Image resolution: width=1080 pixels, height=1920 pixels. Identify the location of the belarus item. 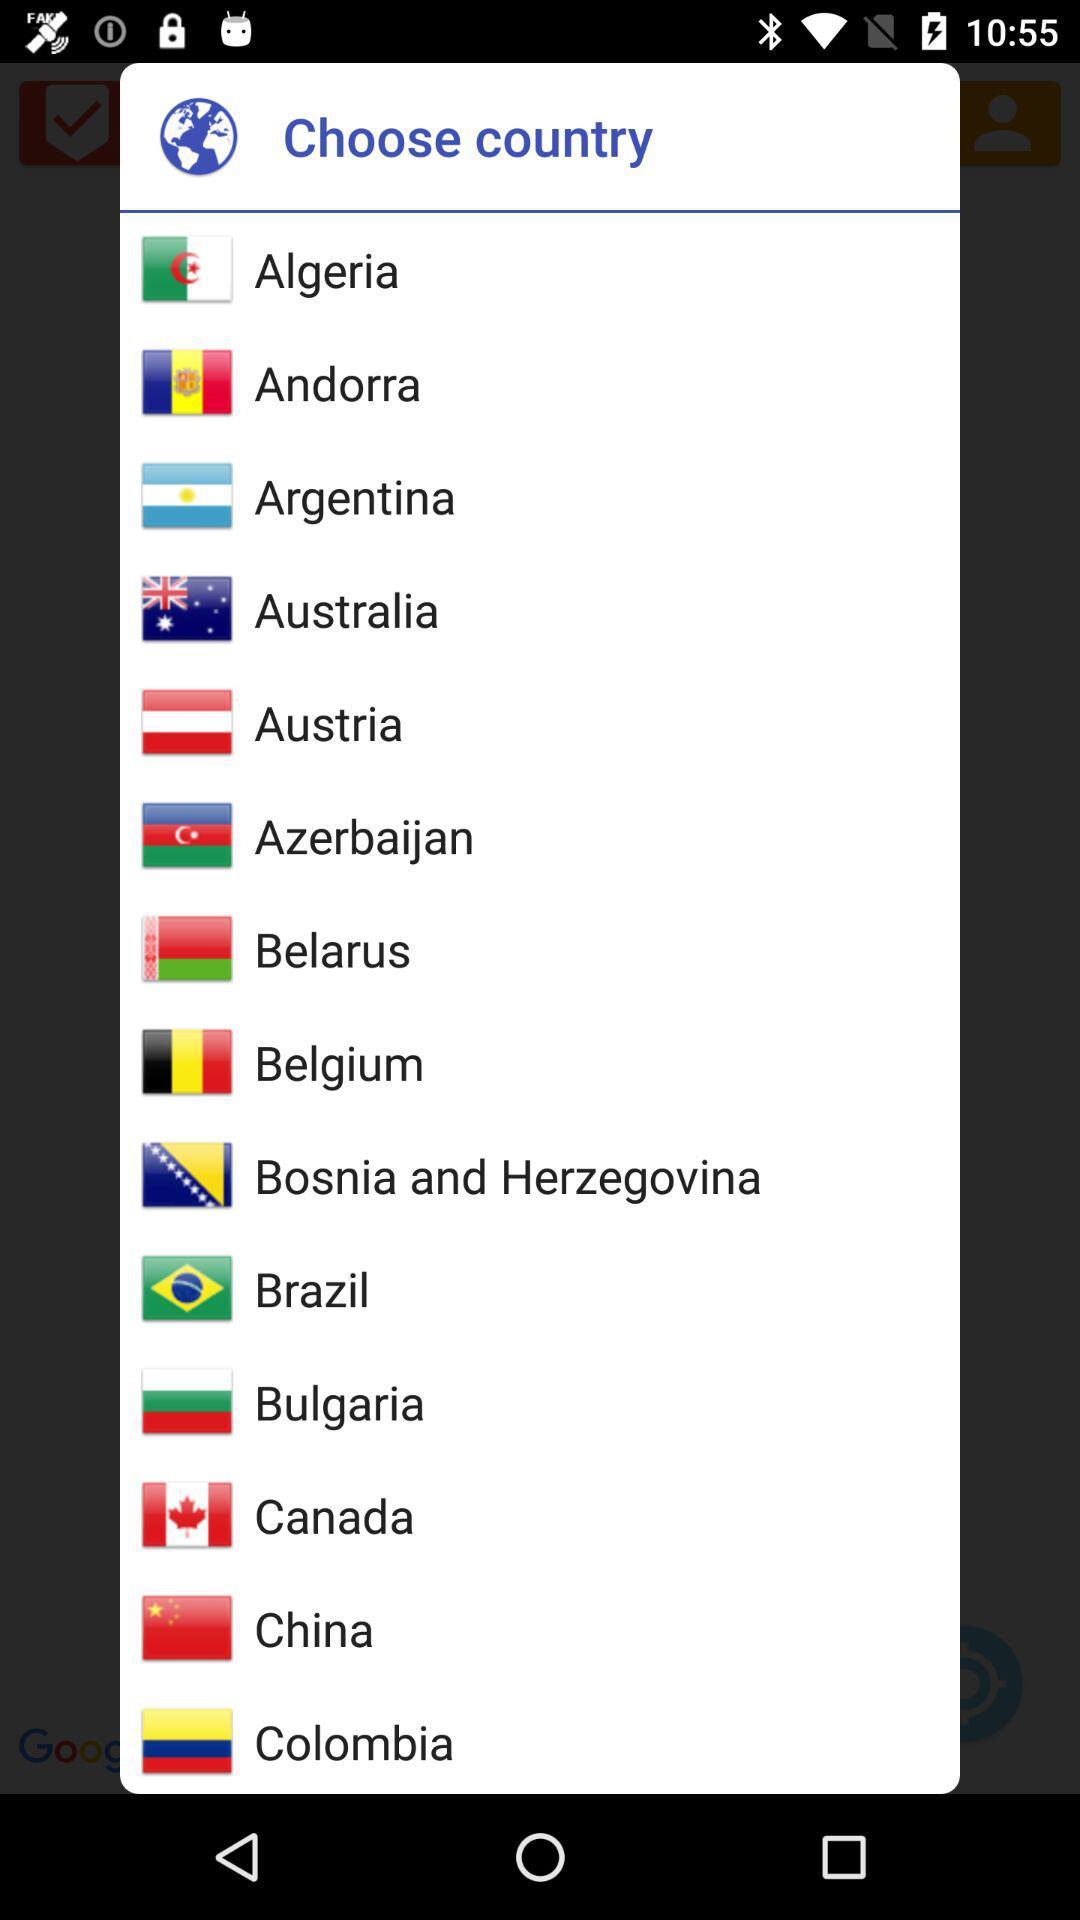
(331, 948).